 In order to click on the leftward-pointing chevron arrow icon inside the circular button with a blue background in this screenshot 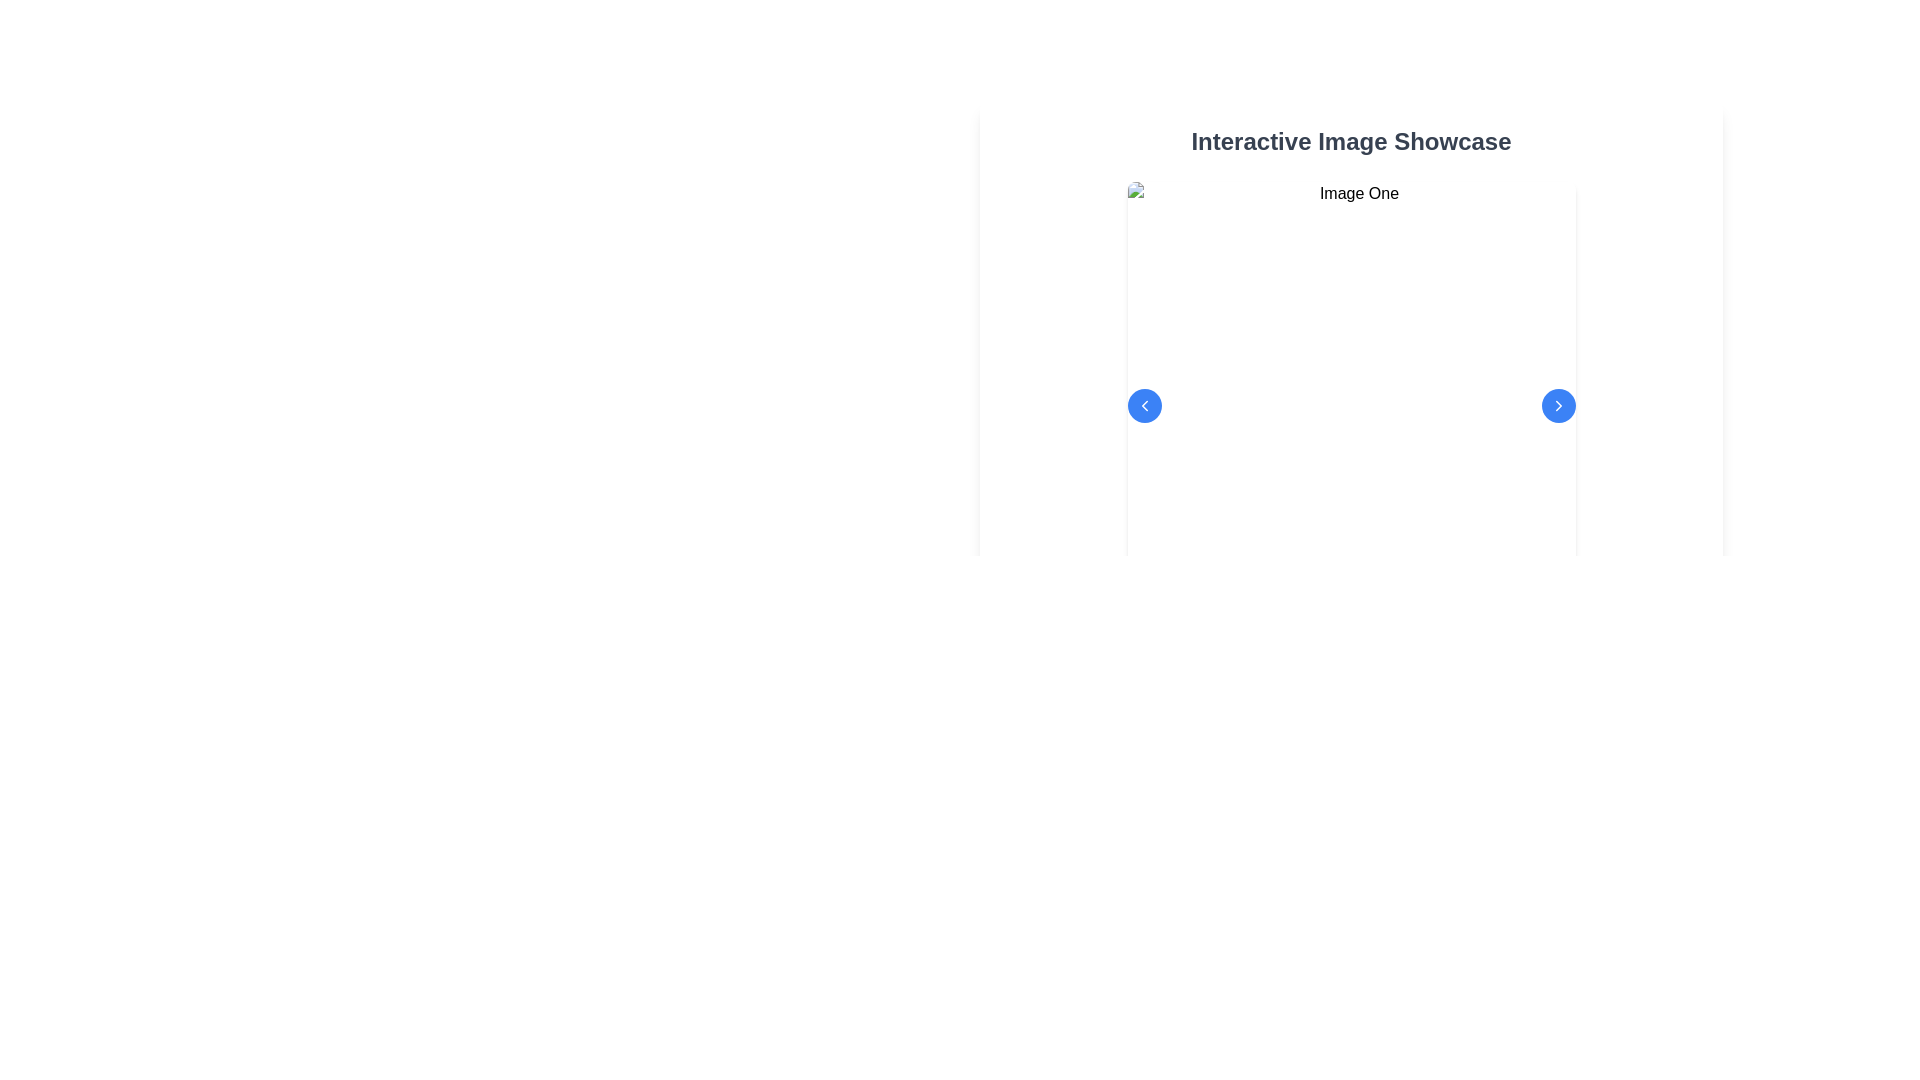, I will do `click(1144, 405)`.